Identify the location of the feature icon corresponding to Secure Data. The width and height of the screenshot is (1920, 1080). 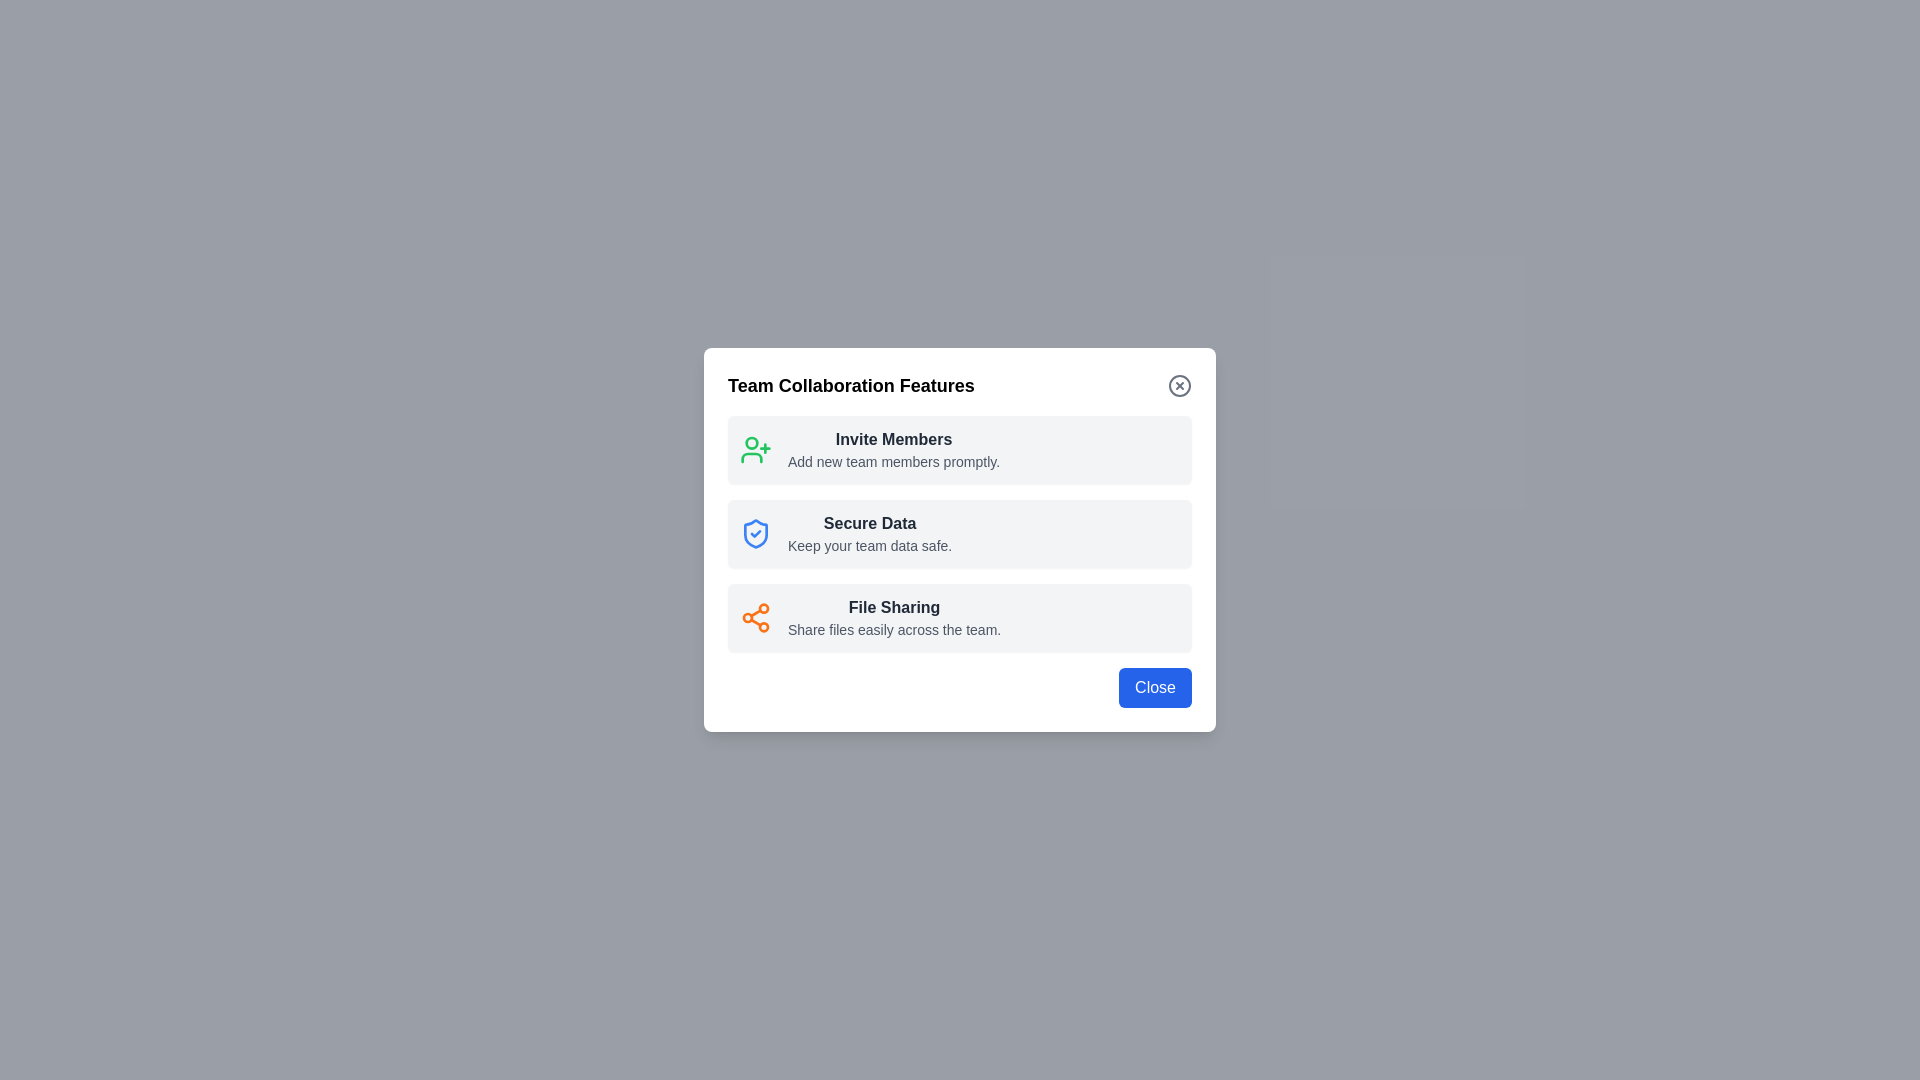
(754, 532).